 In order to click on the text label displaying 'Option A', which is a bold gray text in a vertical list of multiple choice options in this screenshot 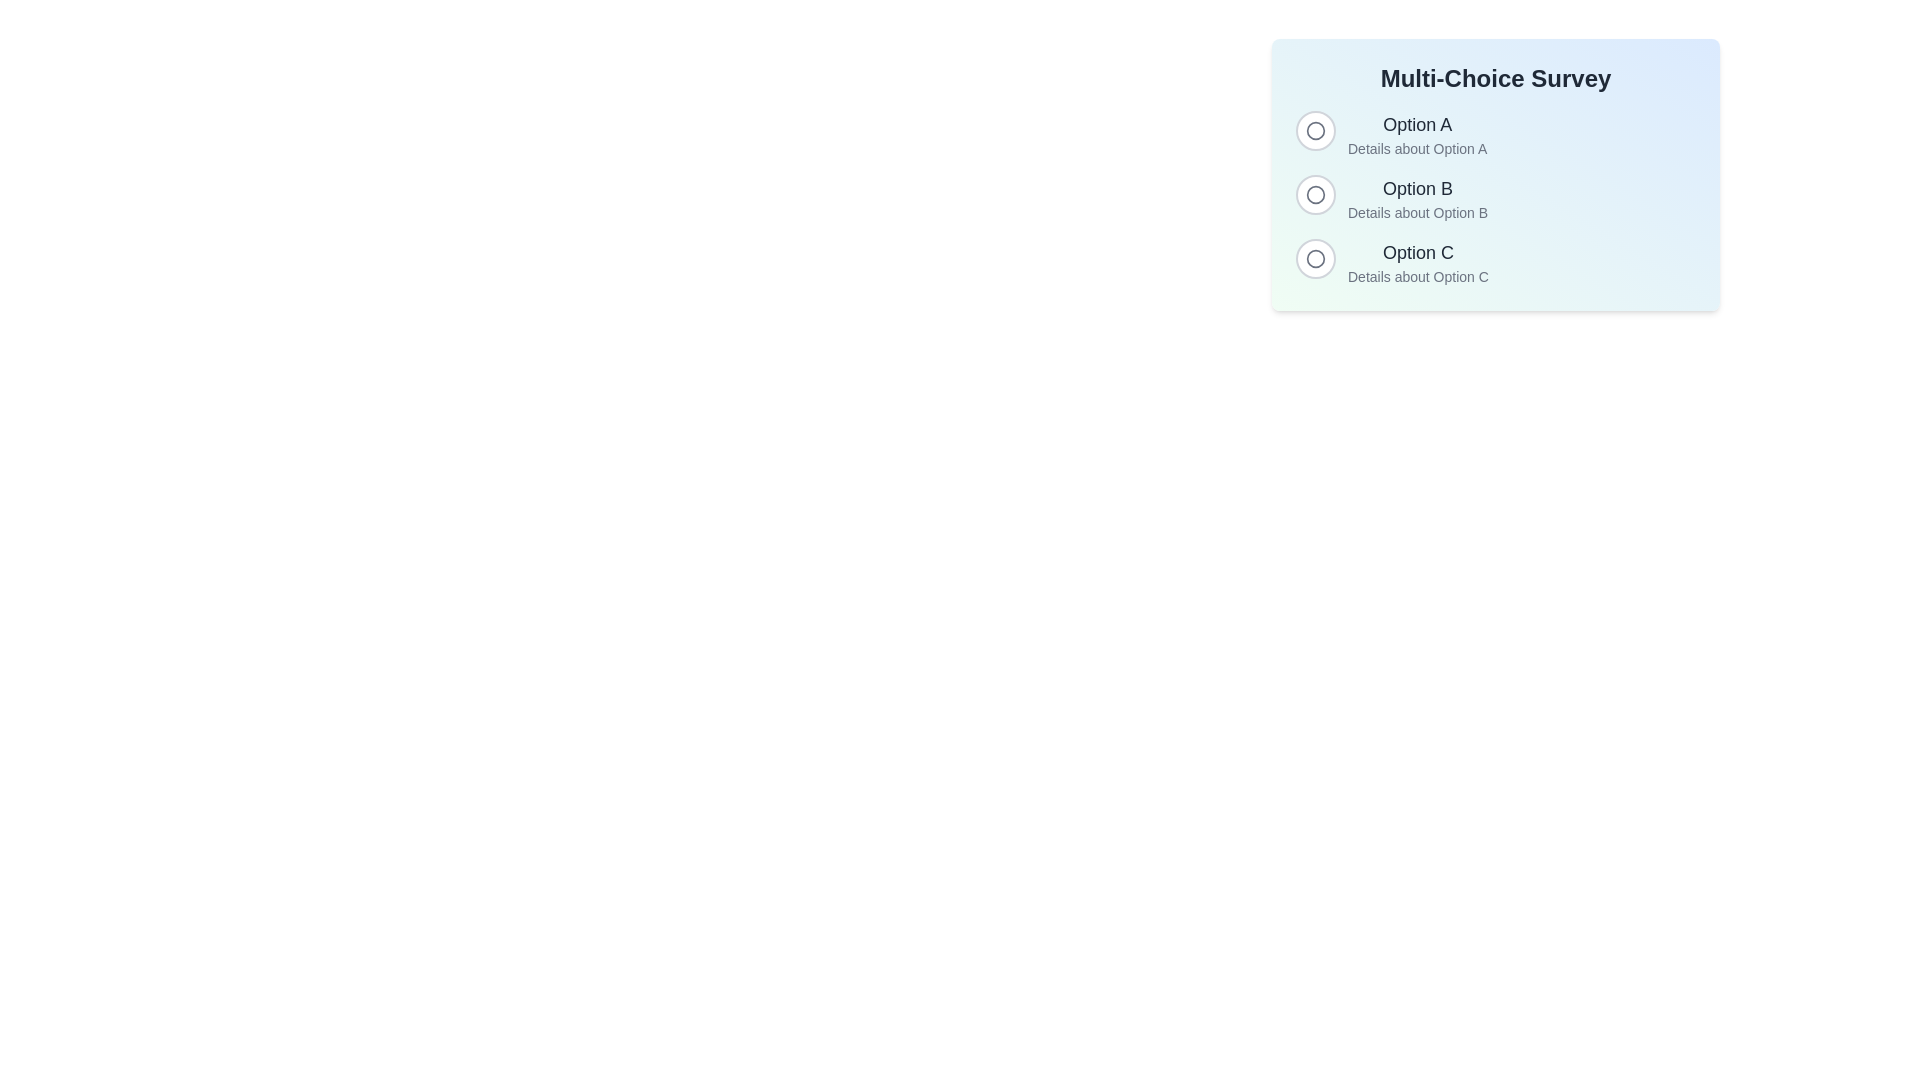, I will do `click(1416, 124)`.